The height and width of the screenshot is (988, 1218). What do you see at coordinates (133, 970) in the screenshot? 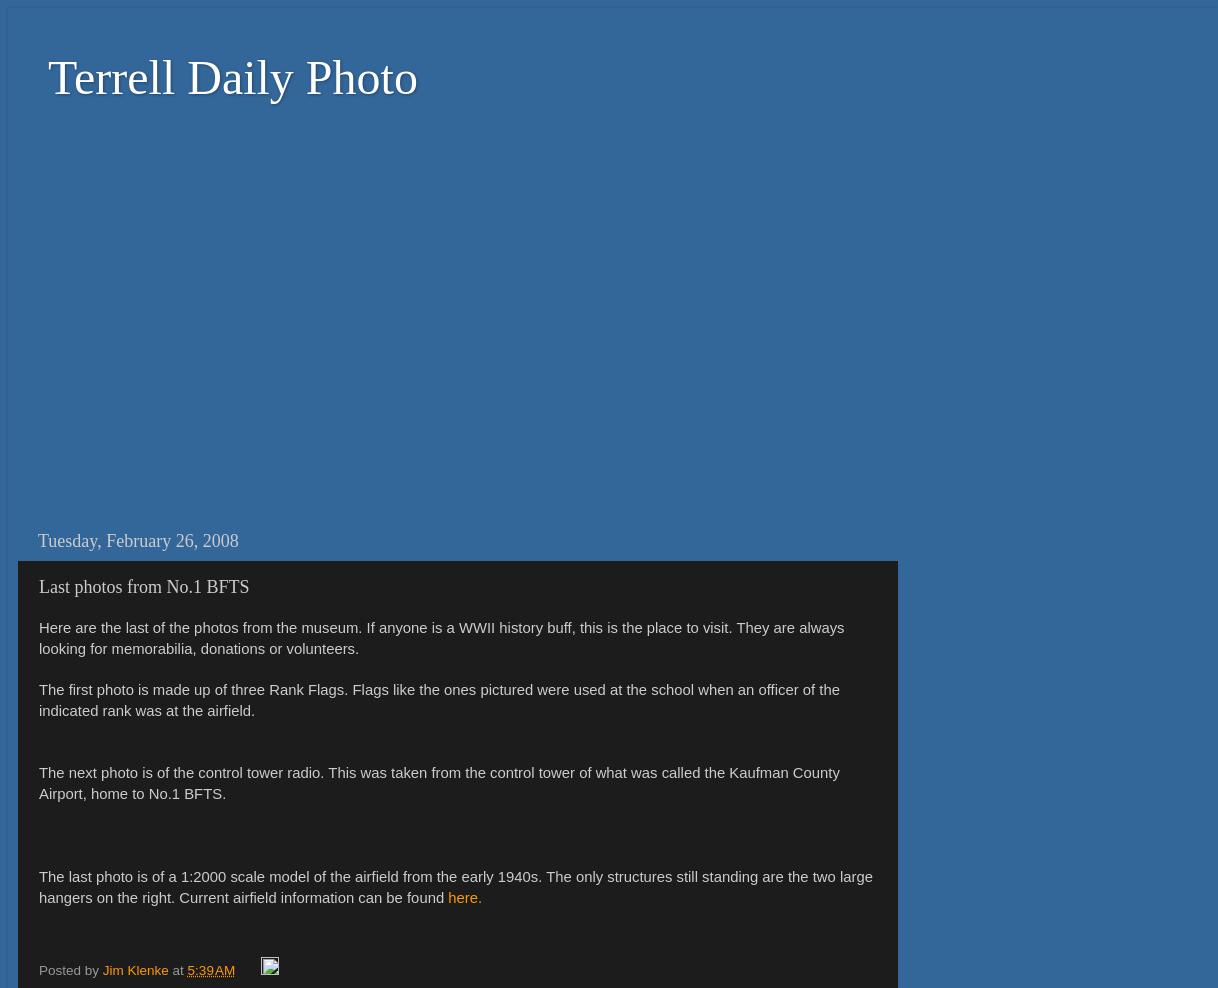
I see `'Jim Klenke'` at bounding box center [133, 970].